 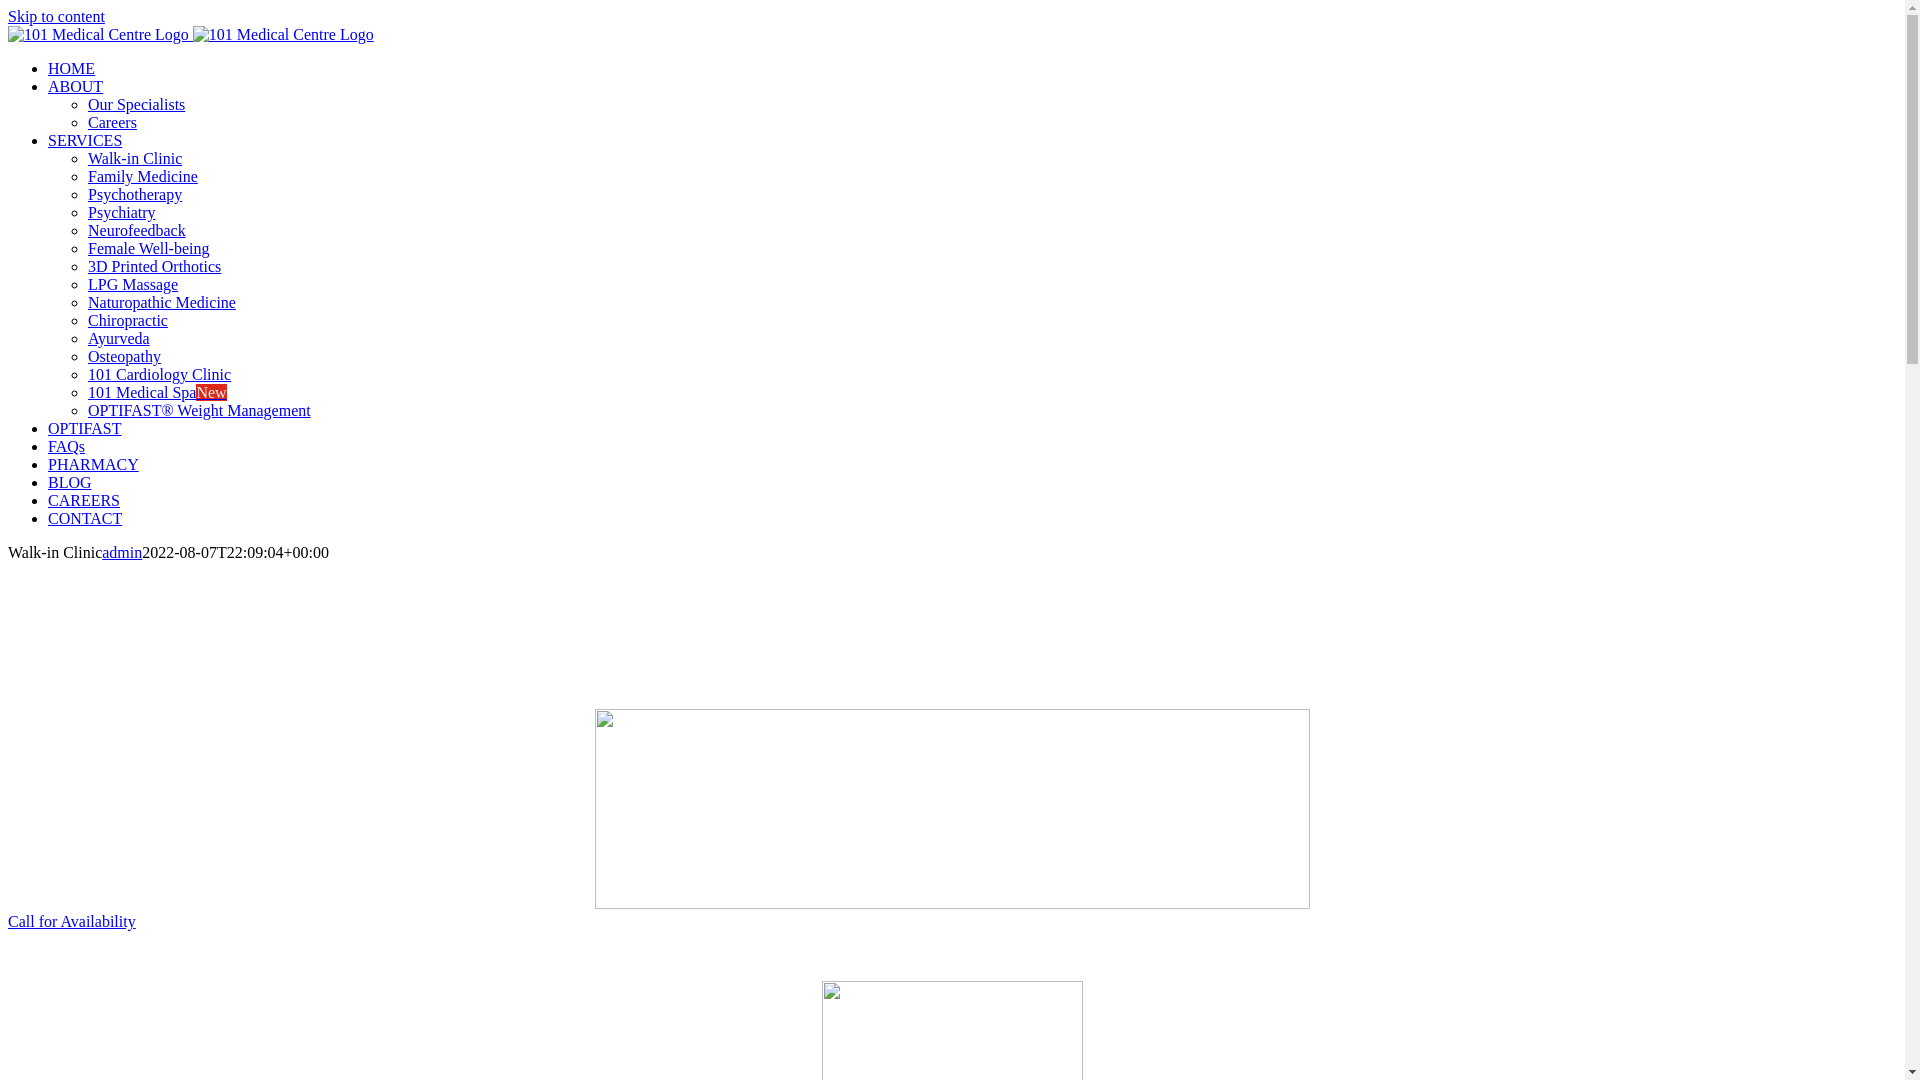 What do you see at coordinates (84, 427) in the screenshot?
I see `'OPTIFAST'` at bounding box center [84, 427].